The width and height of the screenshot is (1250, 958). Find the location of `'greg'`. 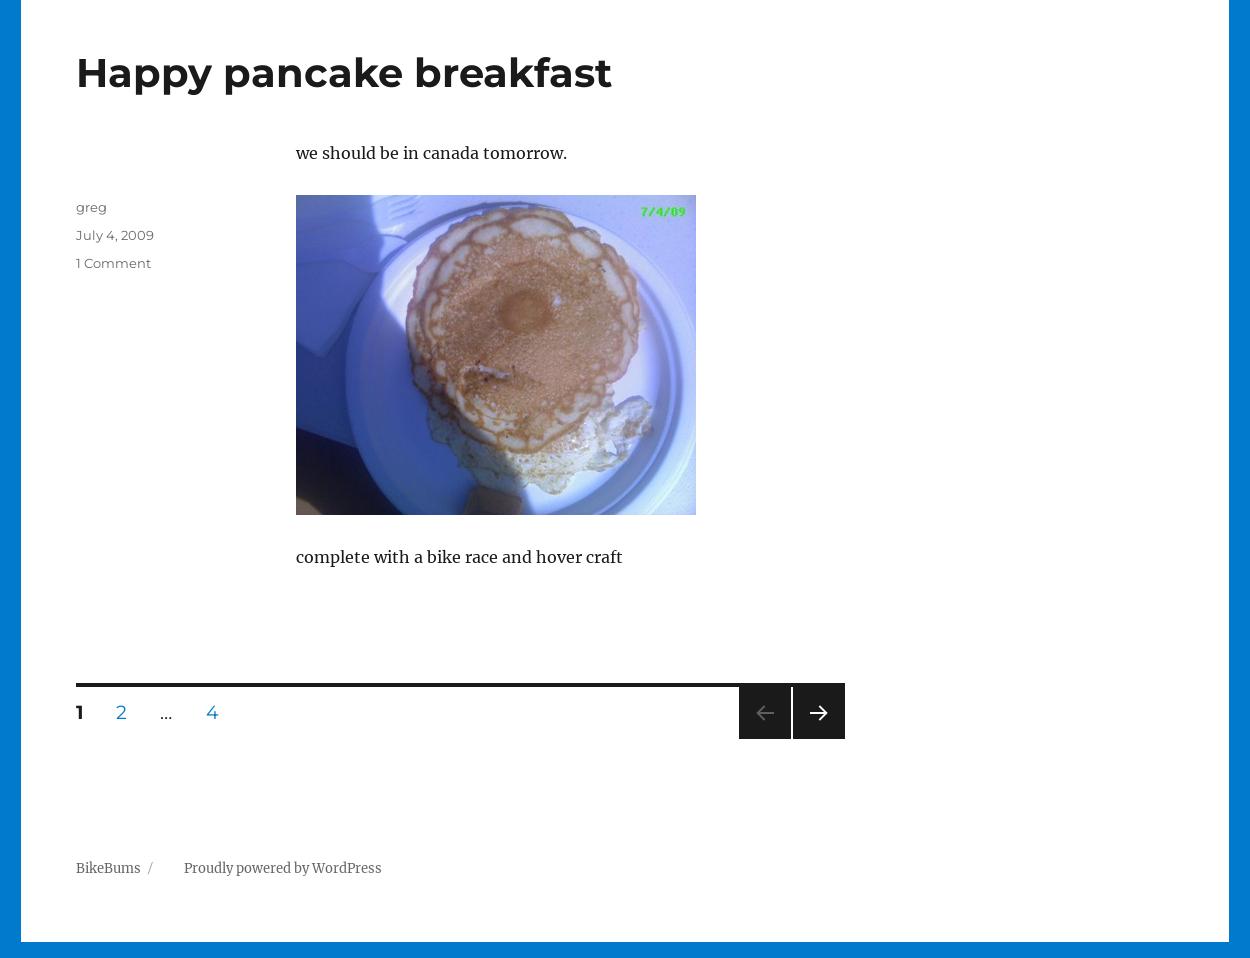

'greg' is located at coordinates (74, 206).